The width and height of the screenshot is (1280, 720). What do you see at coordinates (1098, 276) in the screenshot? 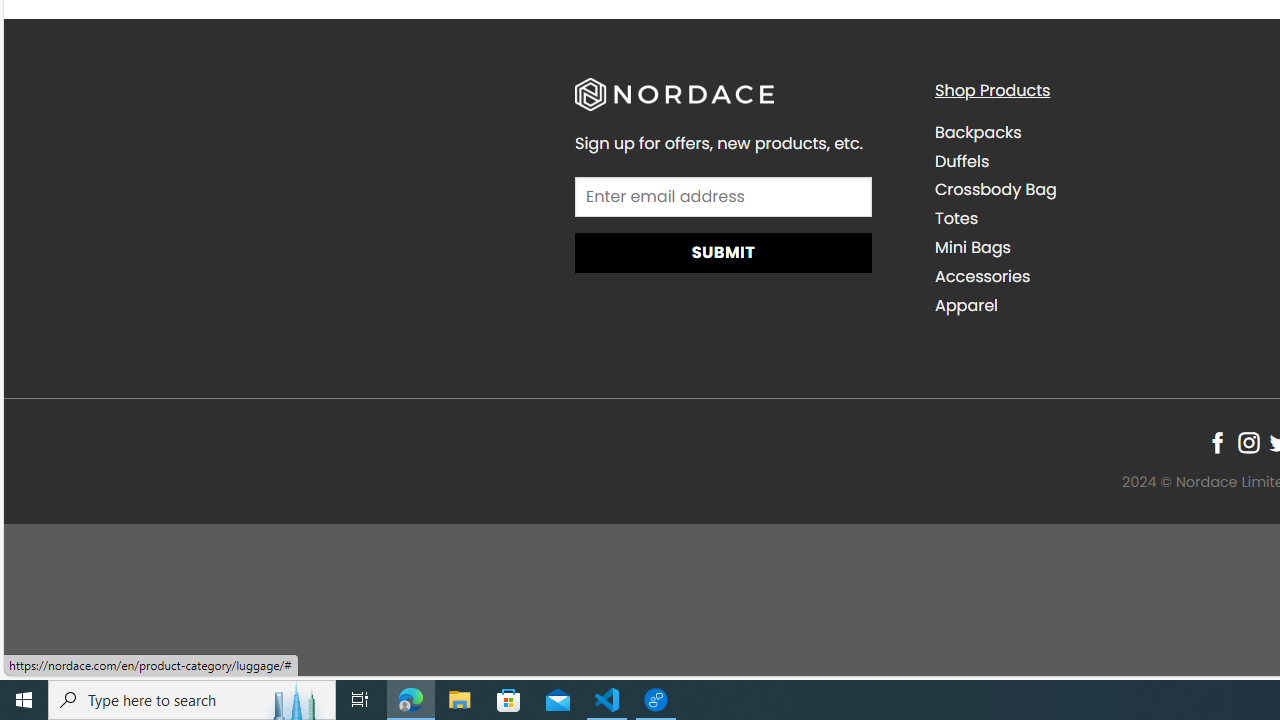
I see `'Accessories'` at bounding box center [1098, 276].